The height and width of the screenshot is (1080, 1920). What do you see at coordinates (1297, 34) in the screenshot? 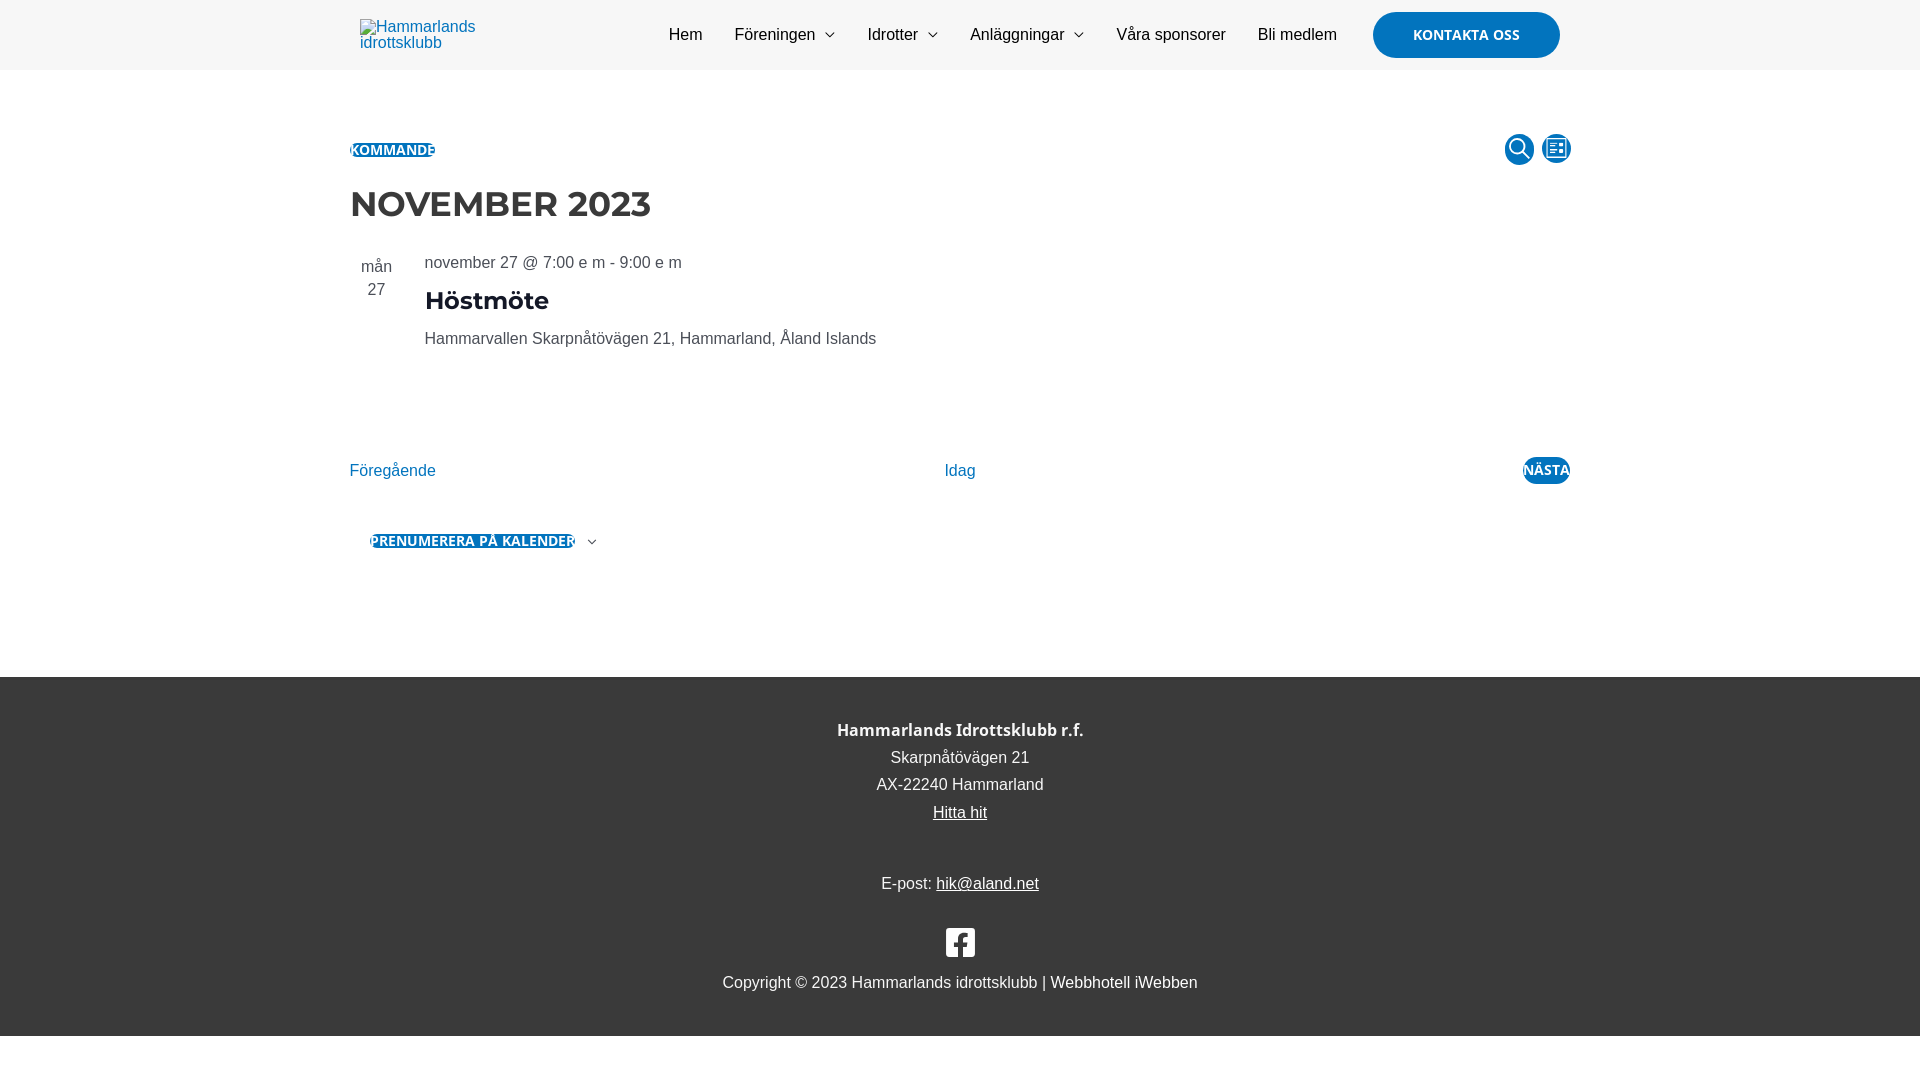
I see `'Bli medlem'` at bounding box center [1297, 34].